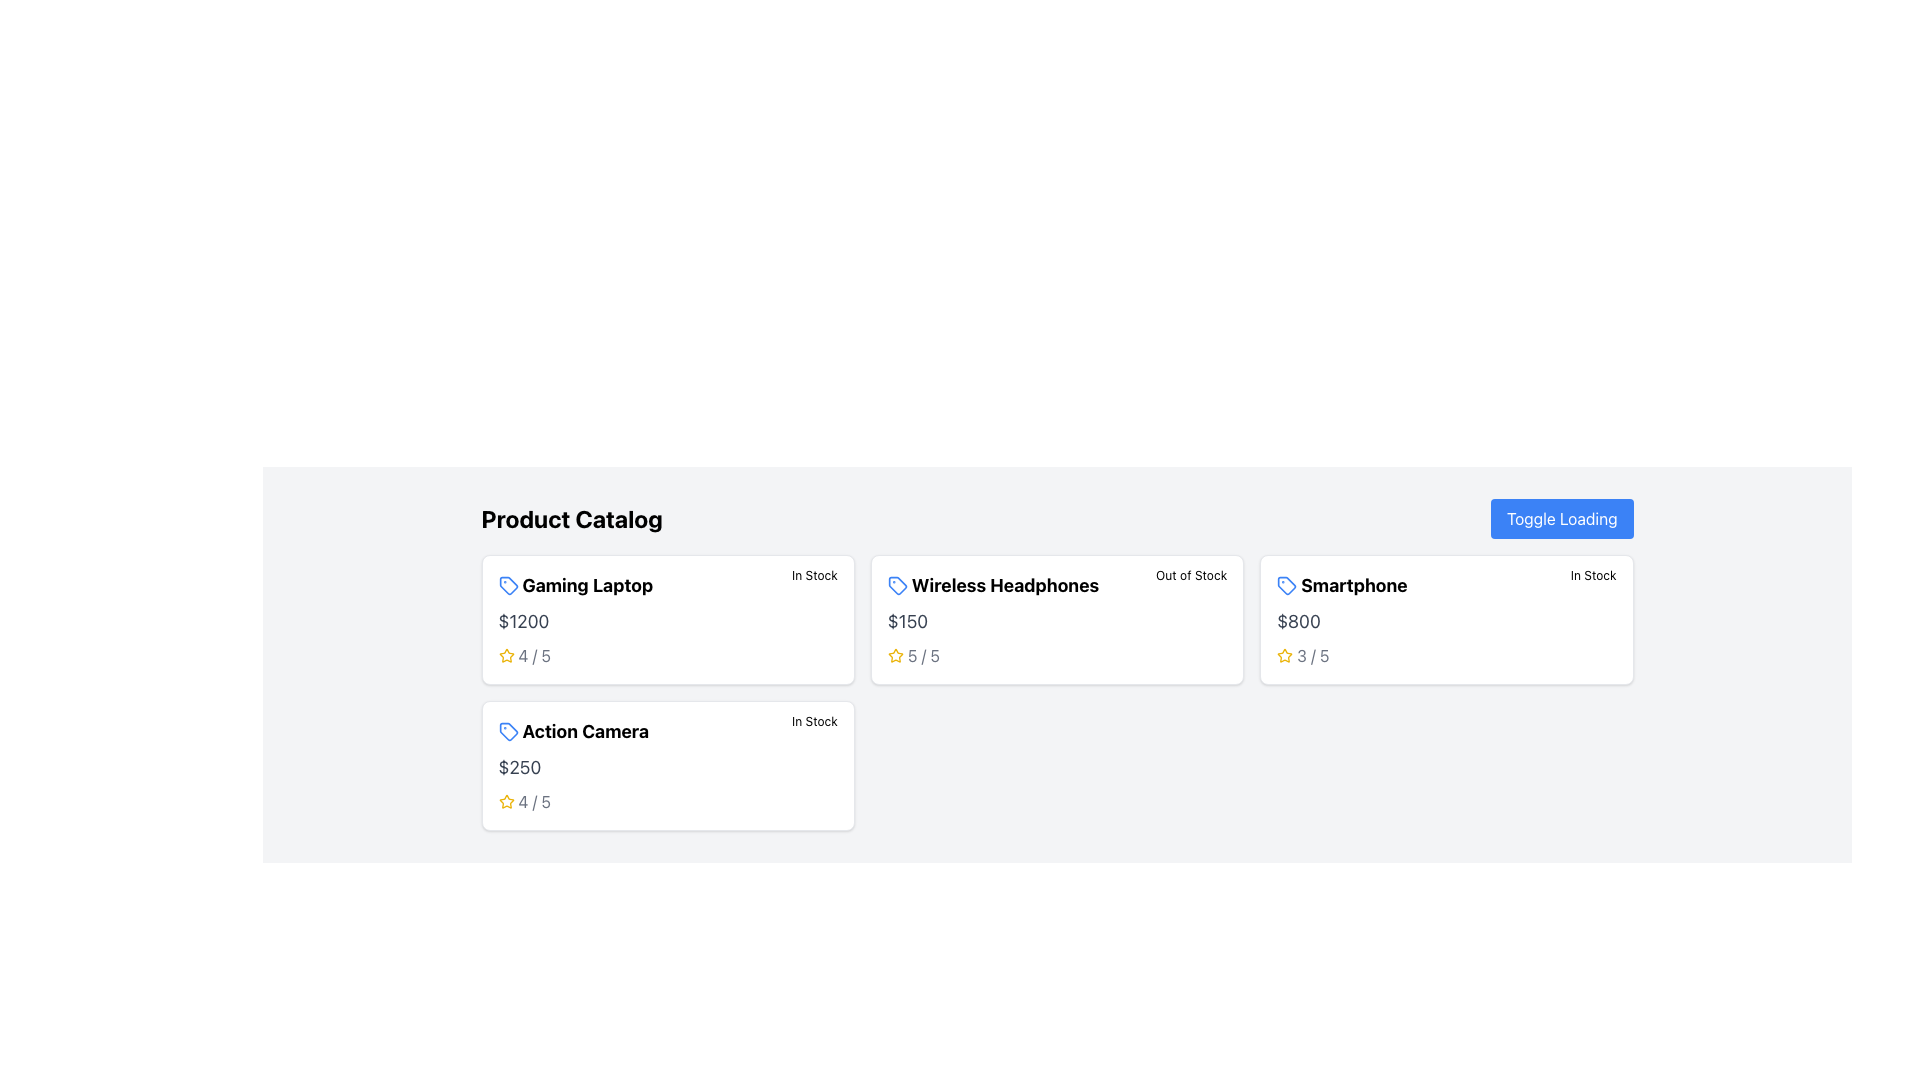 This screenshot has width=1920, height=1080. What do you see at coordinates (524, 801) in the screenshot?
I see `the distinct Rating indicator featuring a yellow star icon and the rating '4 / 5' located in the lower left part of the 'Action Camera' product card` at bounding box center [524, 801].